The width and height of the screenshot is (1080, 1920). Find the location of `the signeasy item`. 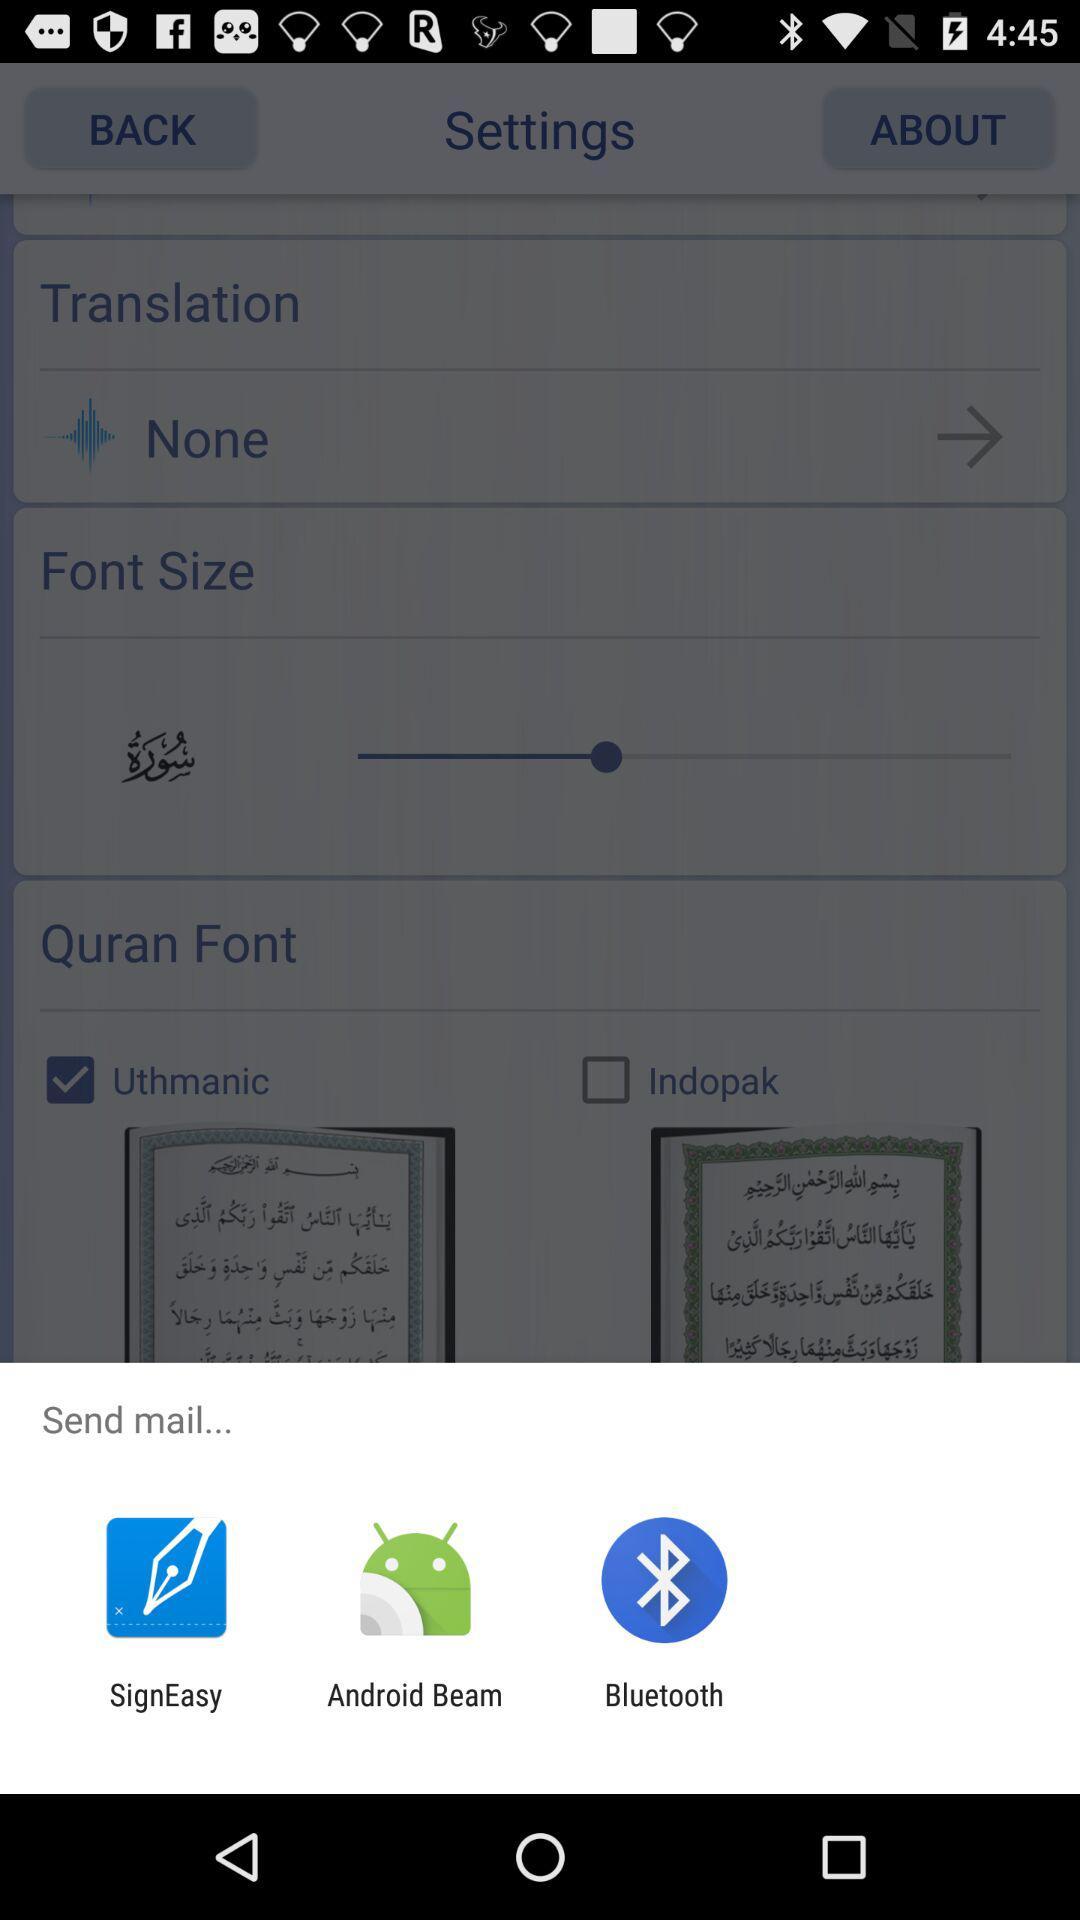

the signeasy item is located at coordinates (165, 1711).